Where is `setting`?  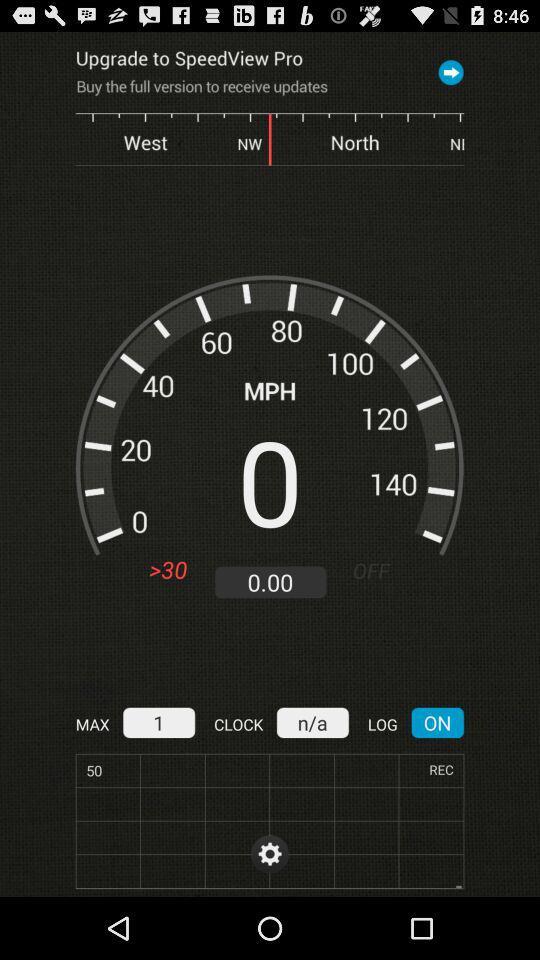 setting is located at coordinates (270, 853).